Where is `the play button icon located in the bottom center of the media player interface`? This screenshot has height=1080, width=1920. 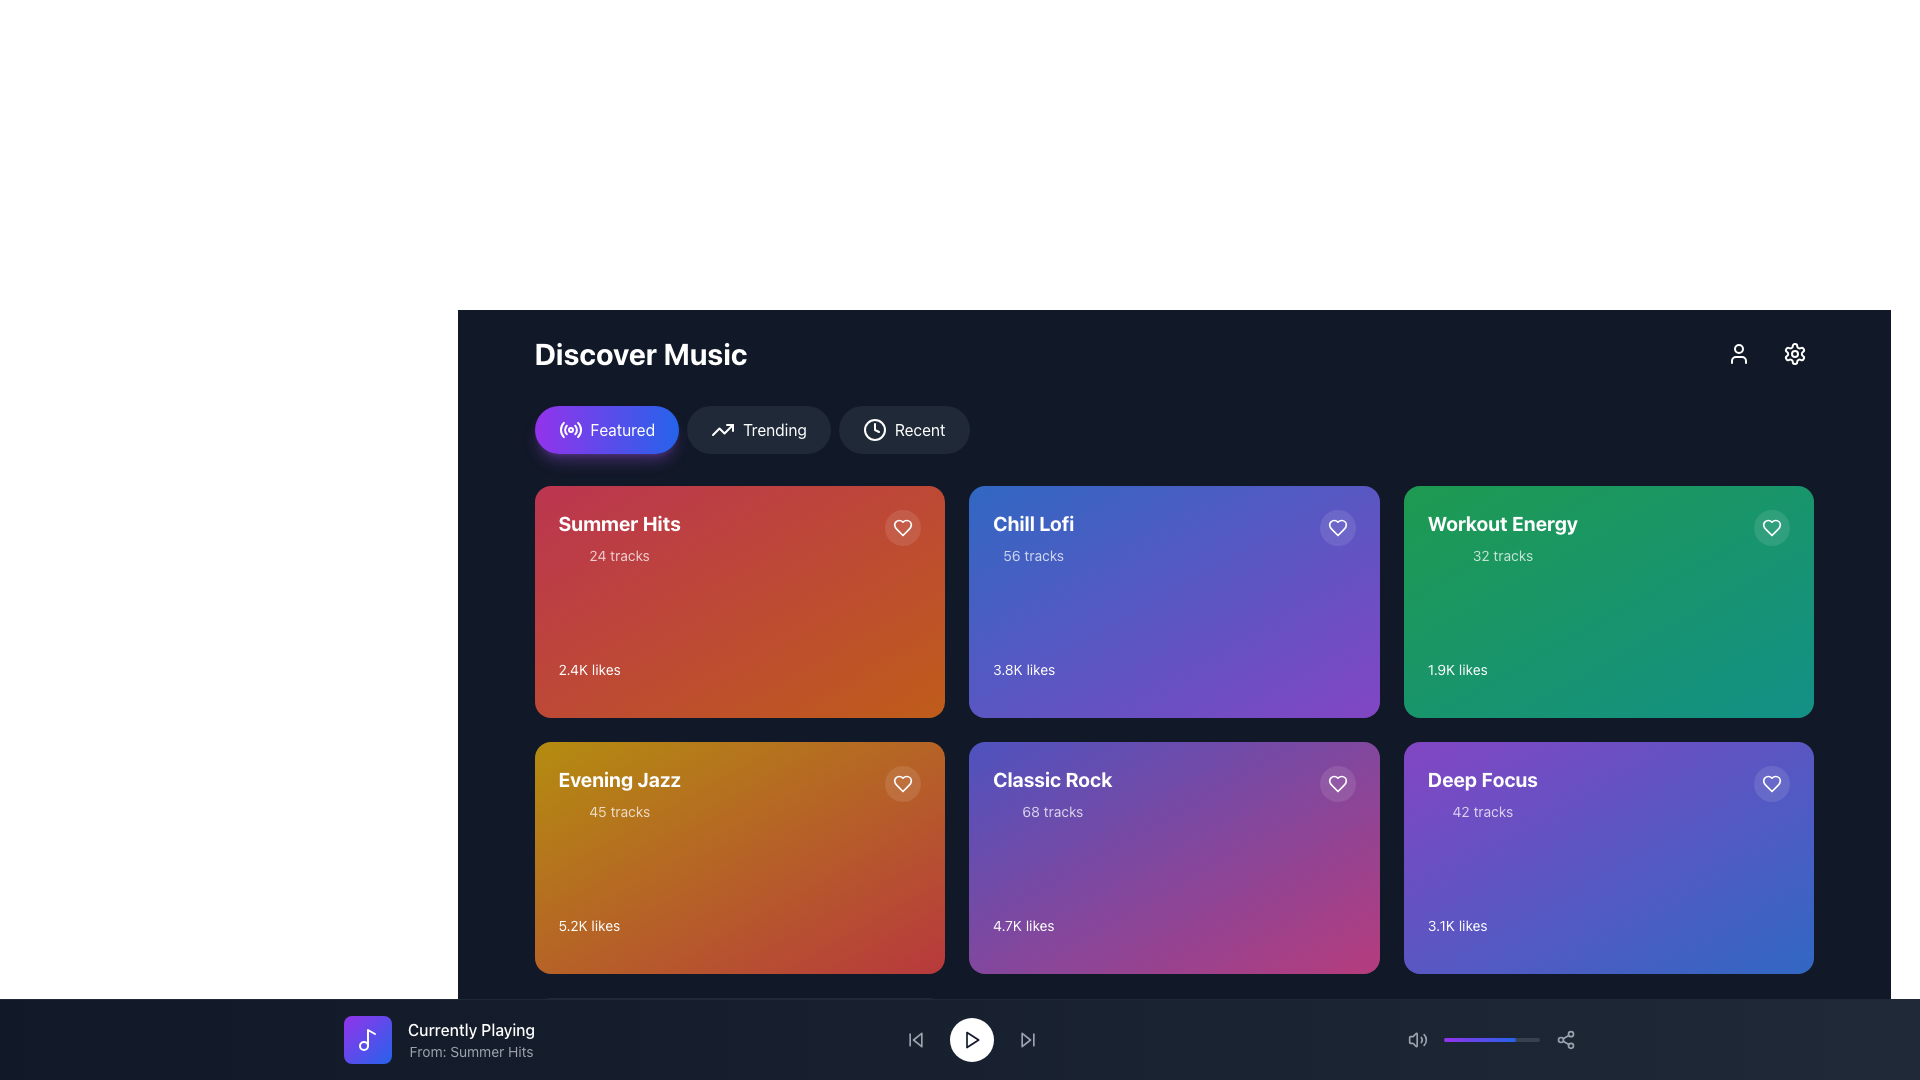
the play button icon located in the bottom center of the media player interface is located at coordinates (971, 1039).